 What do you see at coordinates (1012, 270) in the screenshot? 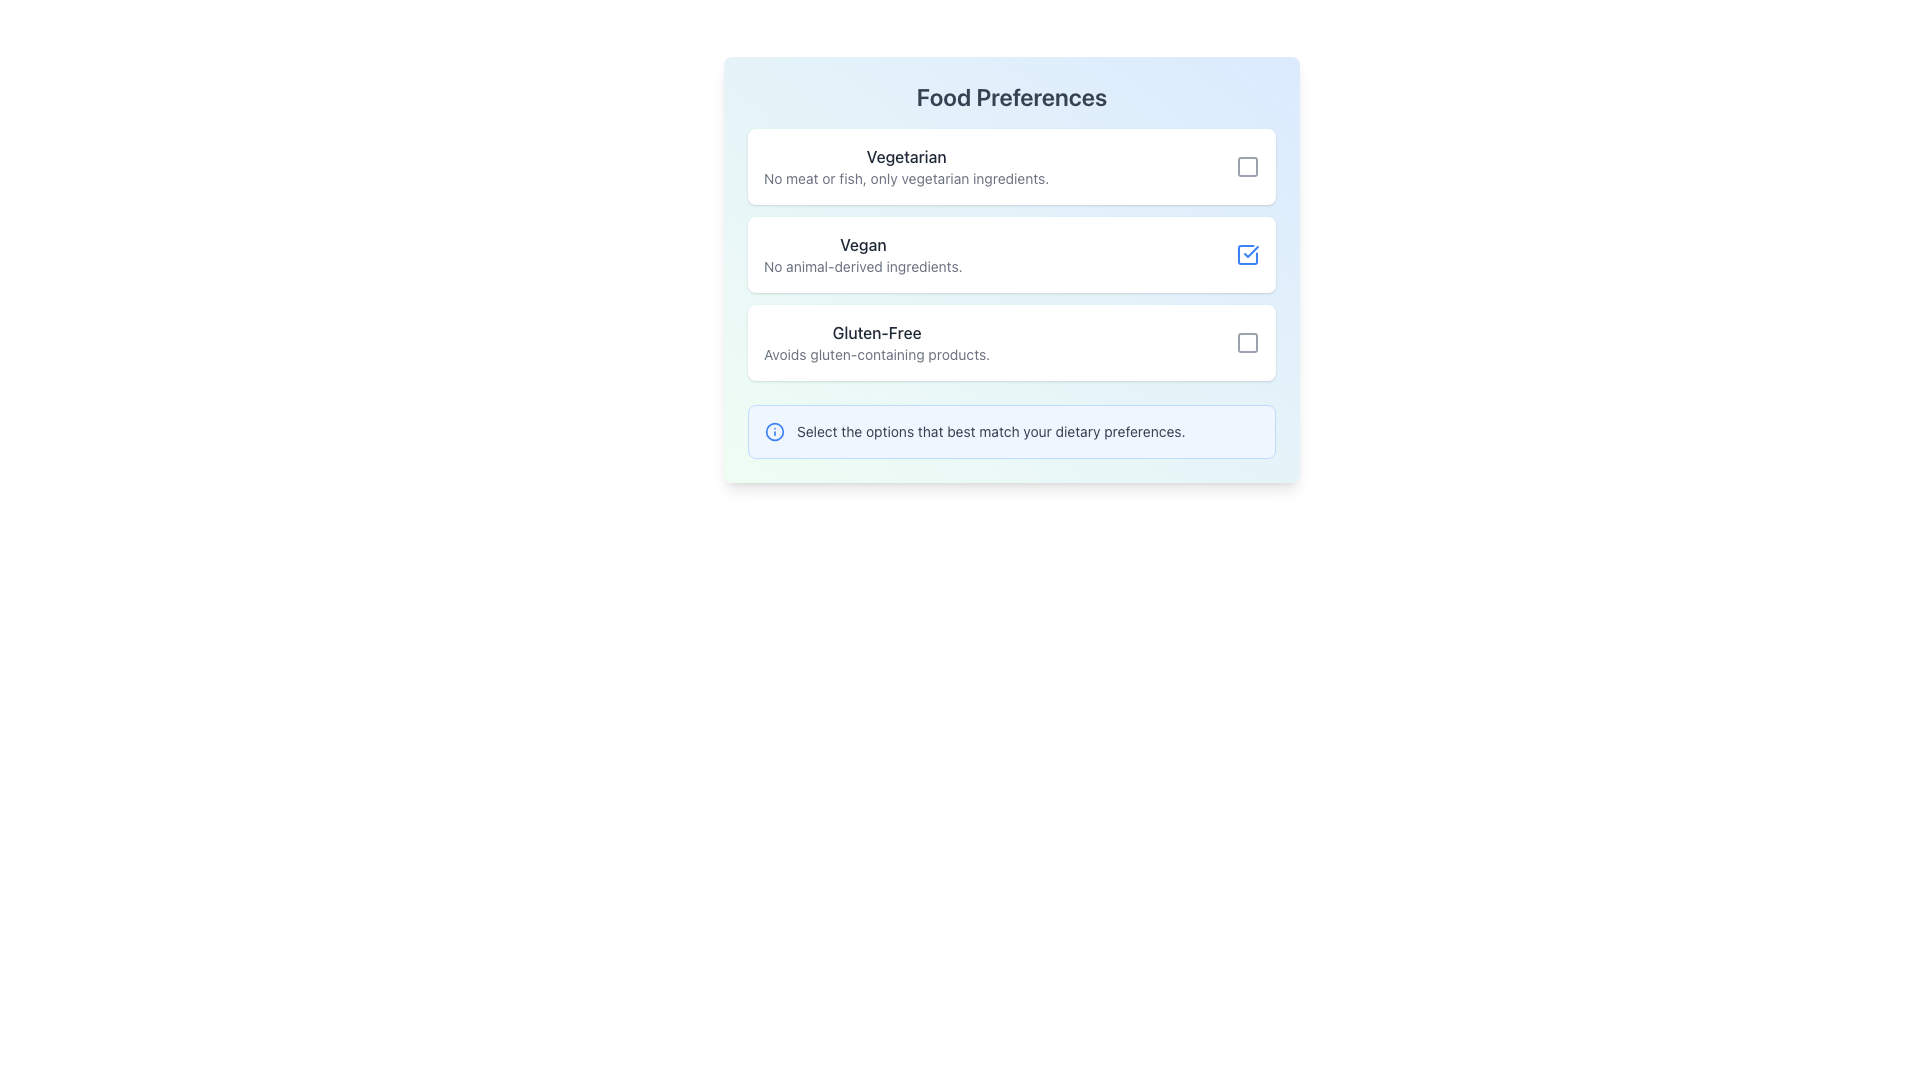
I see `the checkbox for the 'Vegan' dietary preference option within the 'Food Preferences' section of the interactive form, which is marked as selected` at bounding box center [1012, 270].